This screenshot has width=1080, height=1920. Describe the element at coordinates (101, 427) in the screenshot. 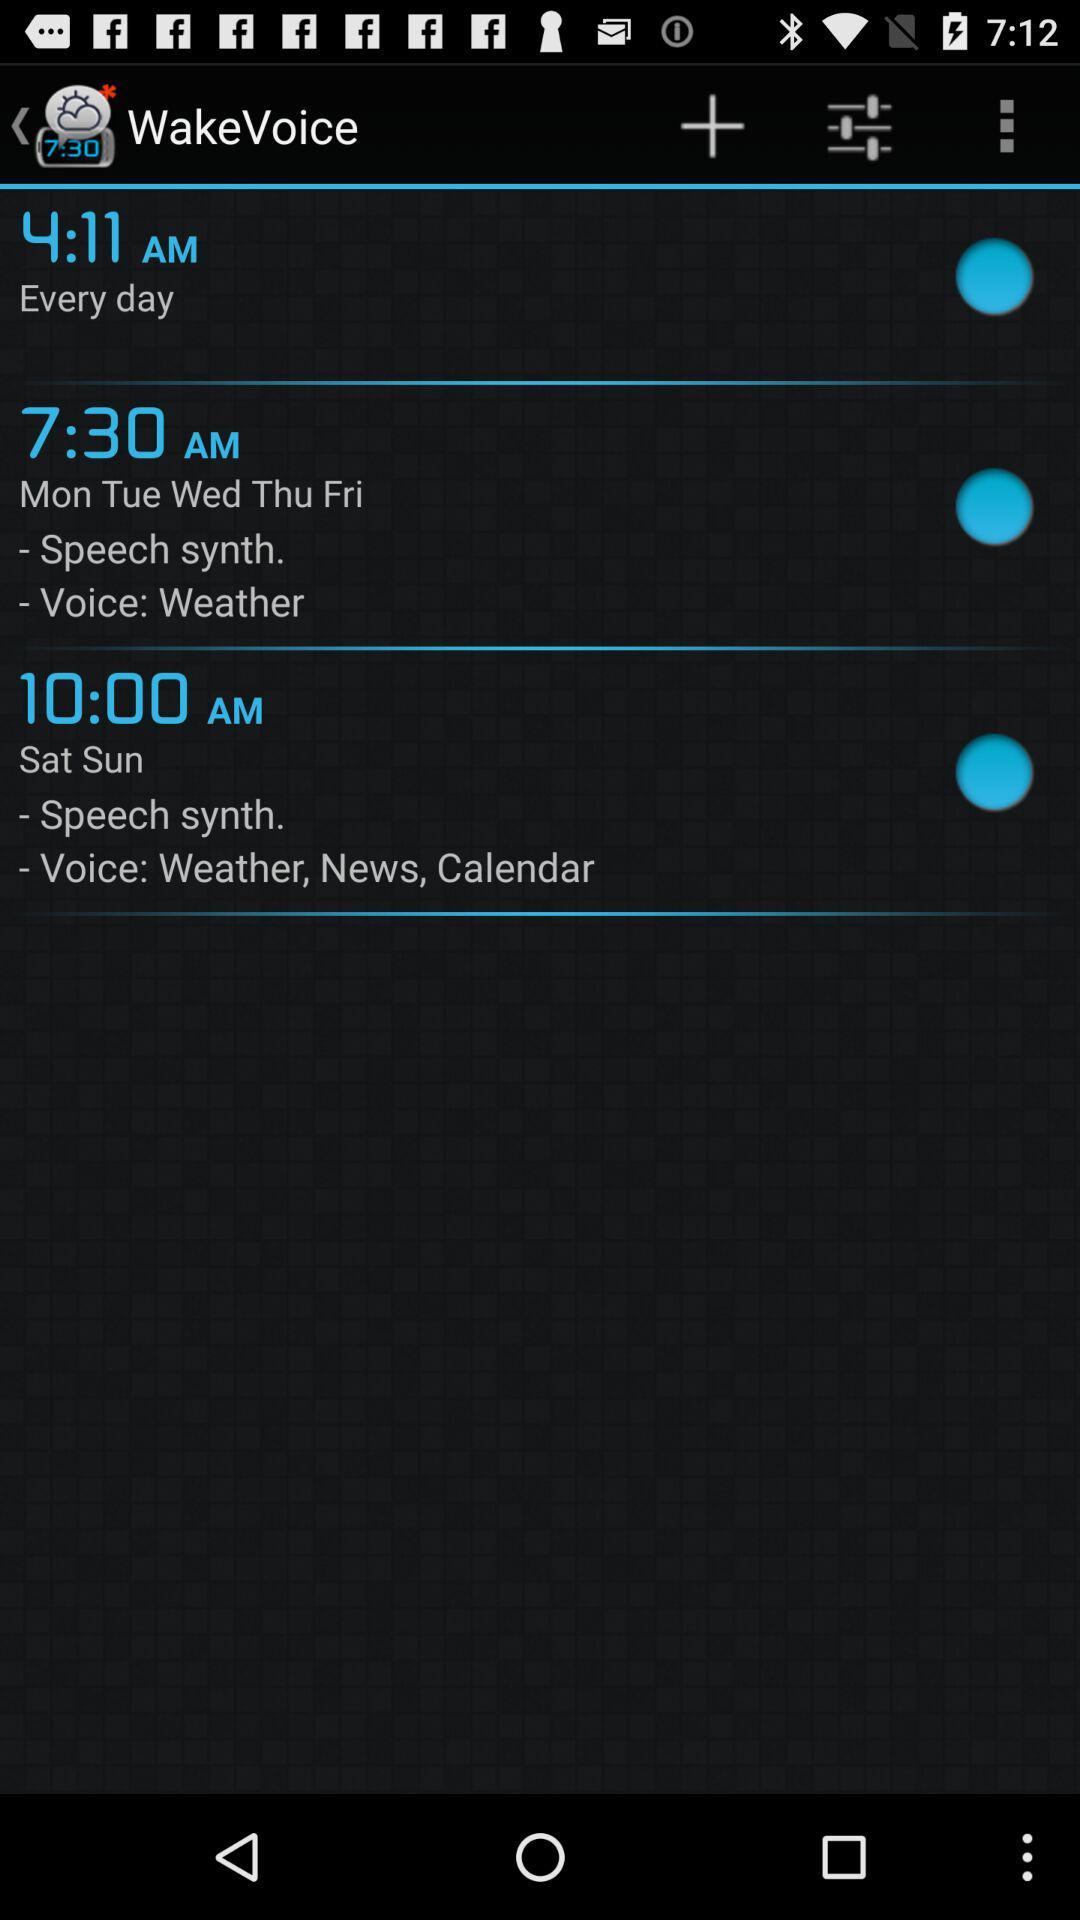

I see `the icon next to am` at that location.